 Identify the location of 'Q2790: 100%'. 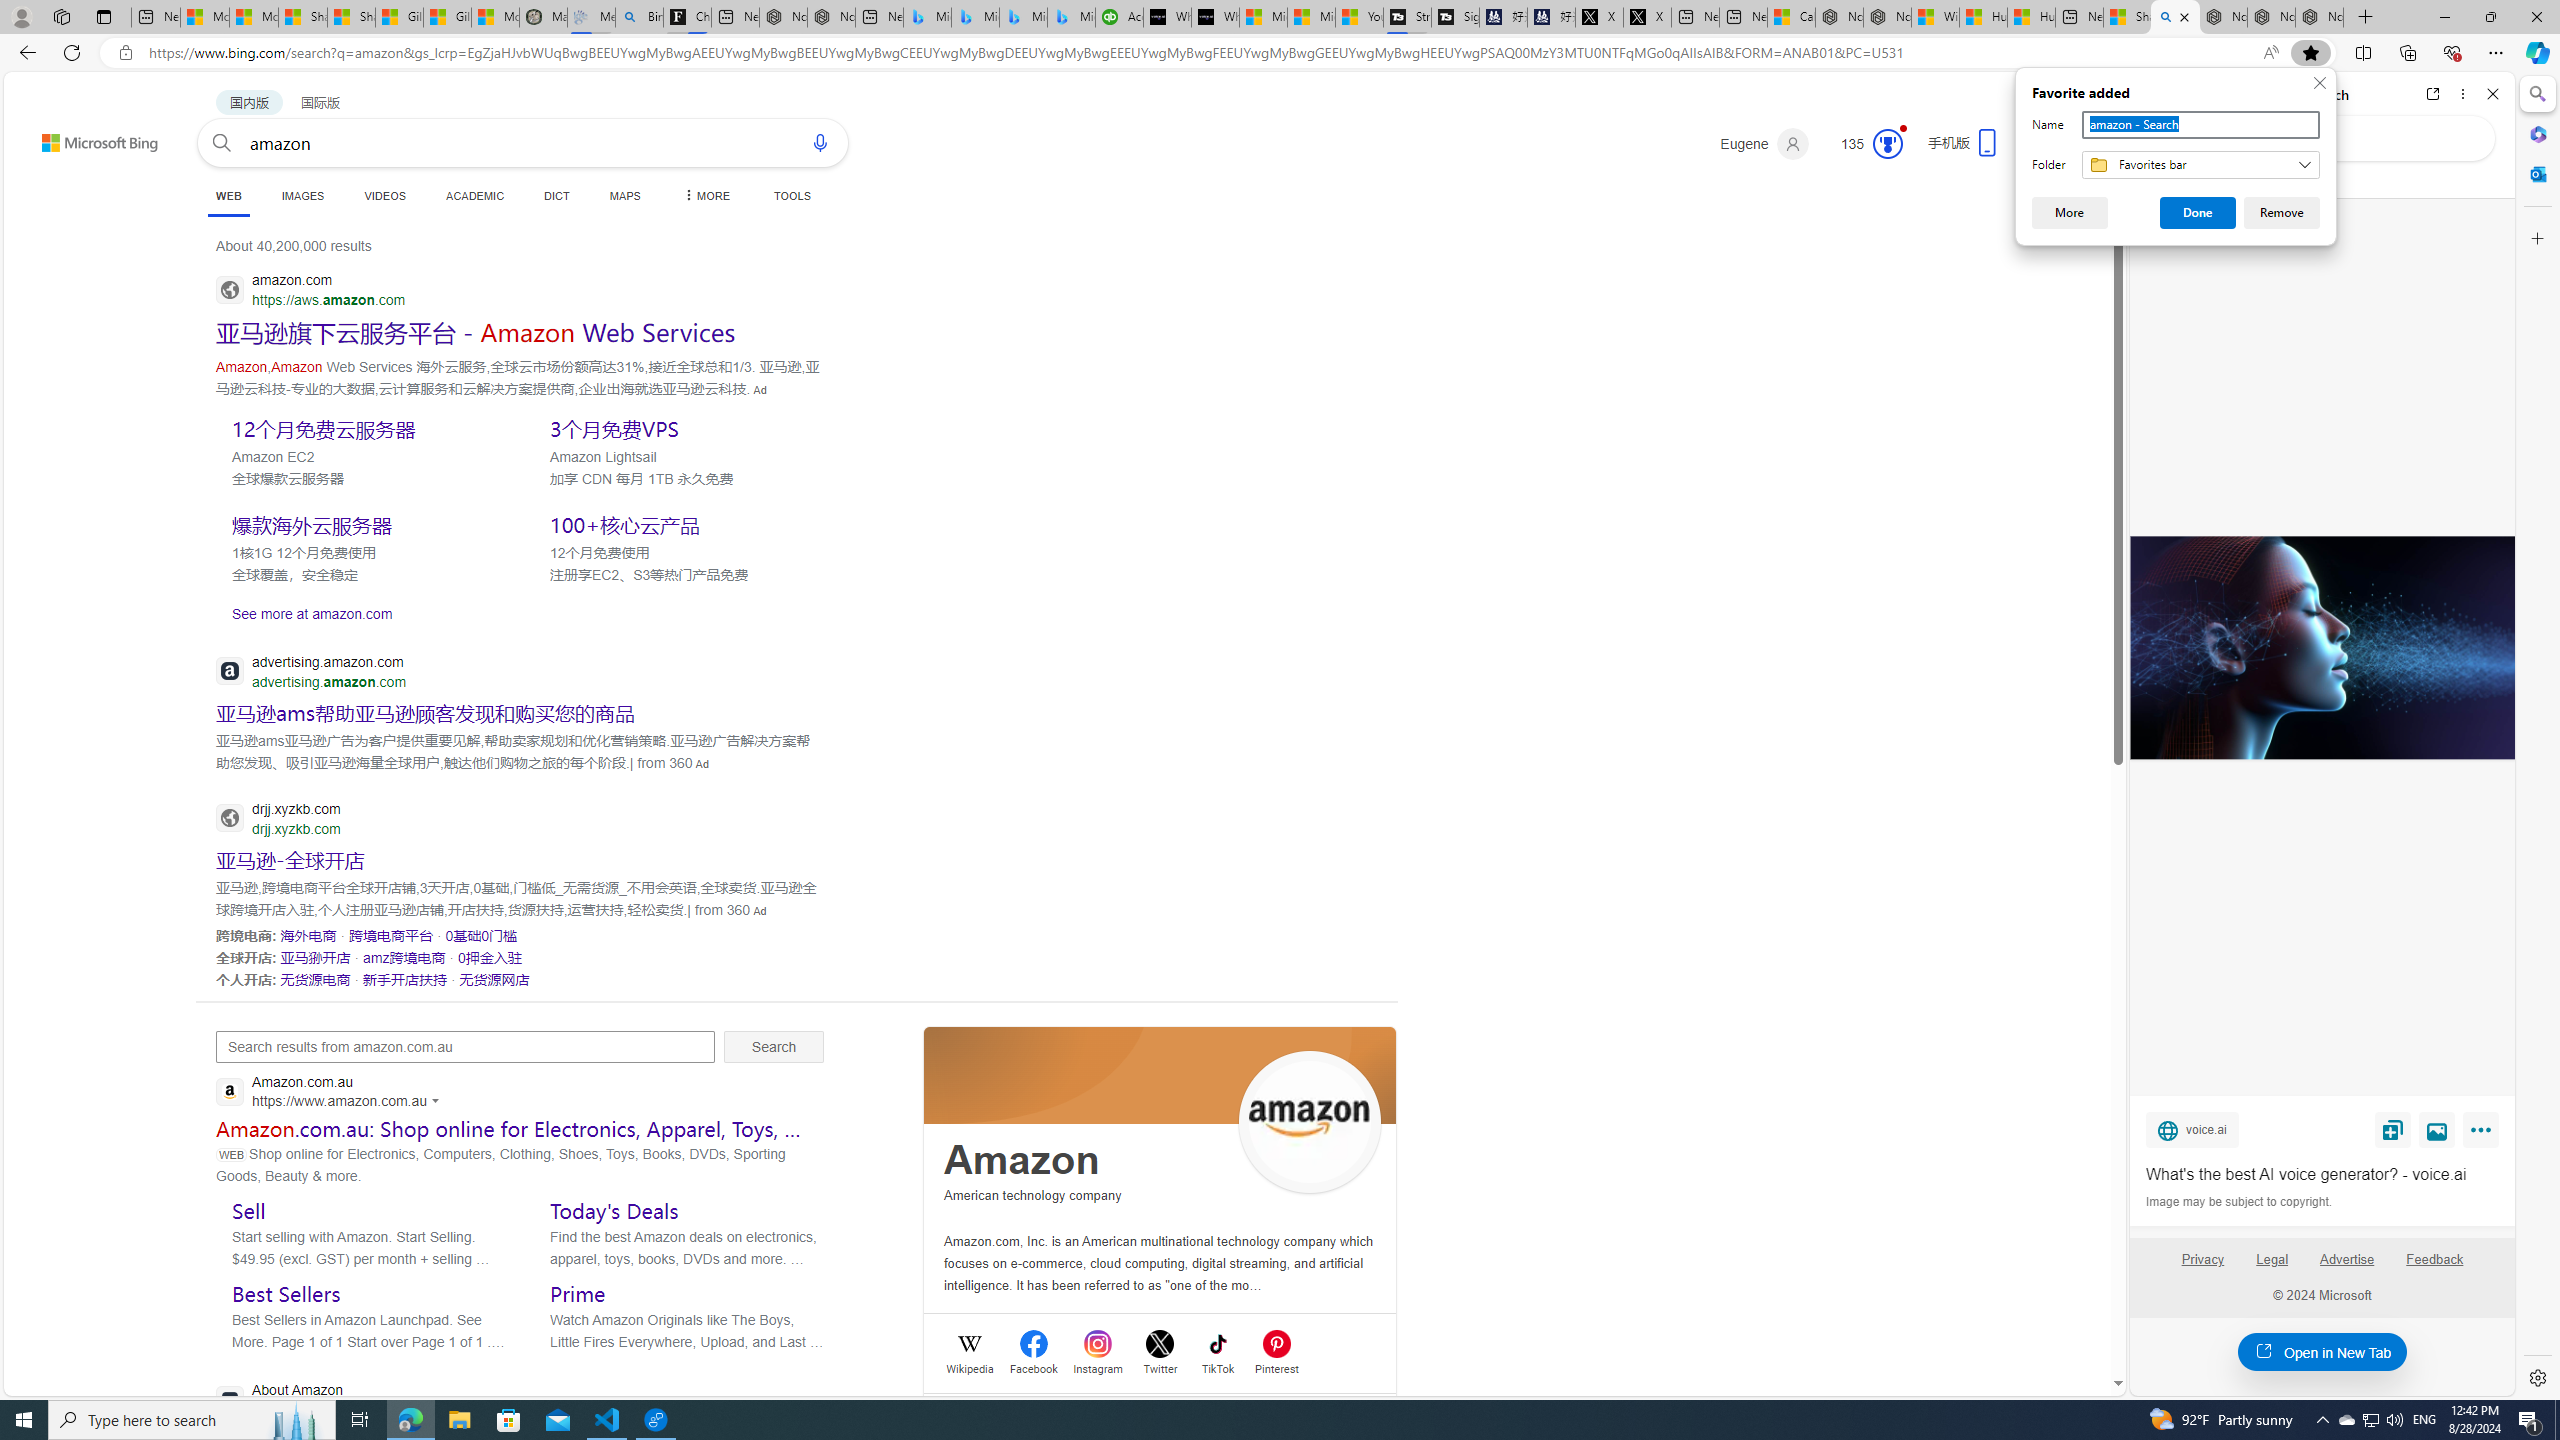
(2393, 1418).